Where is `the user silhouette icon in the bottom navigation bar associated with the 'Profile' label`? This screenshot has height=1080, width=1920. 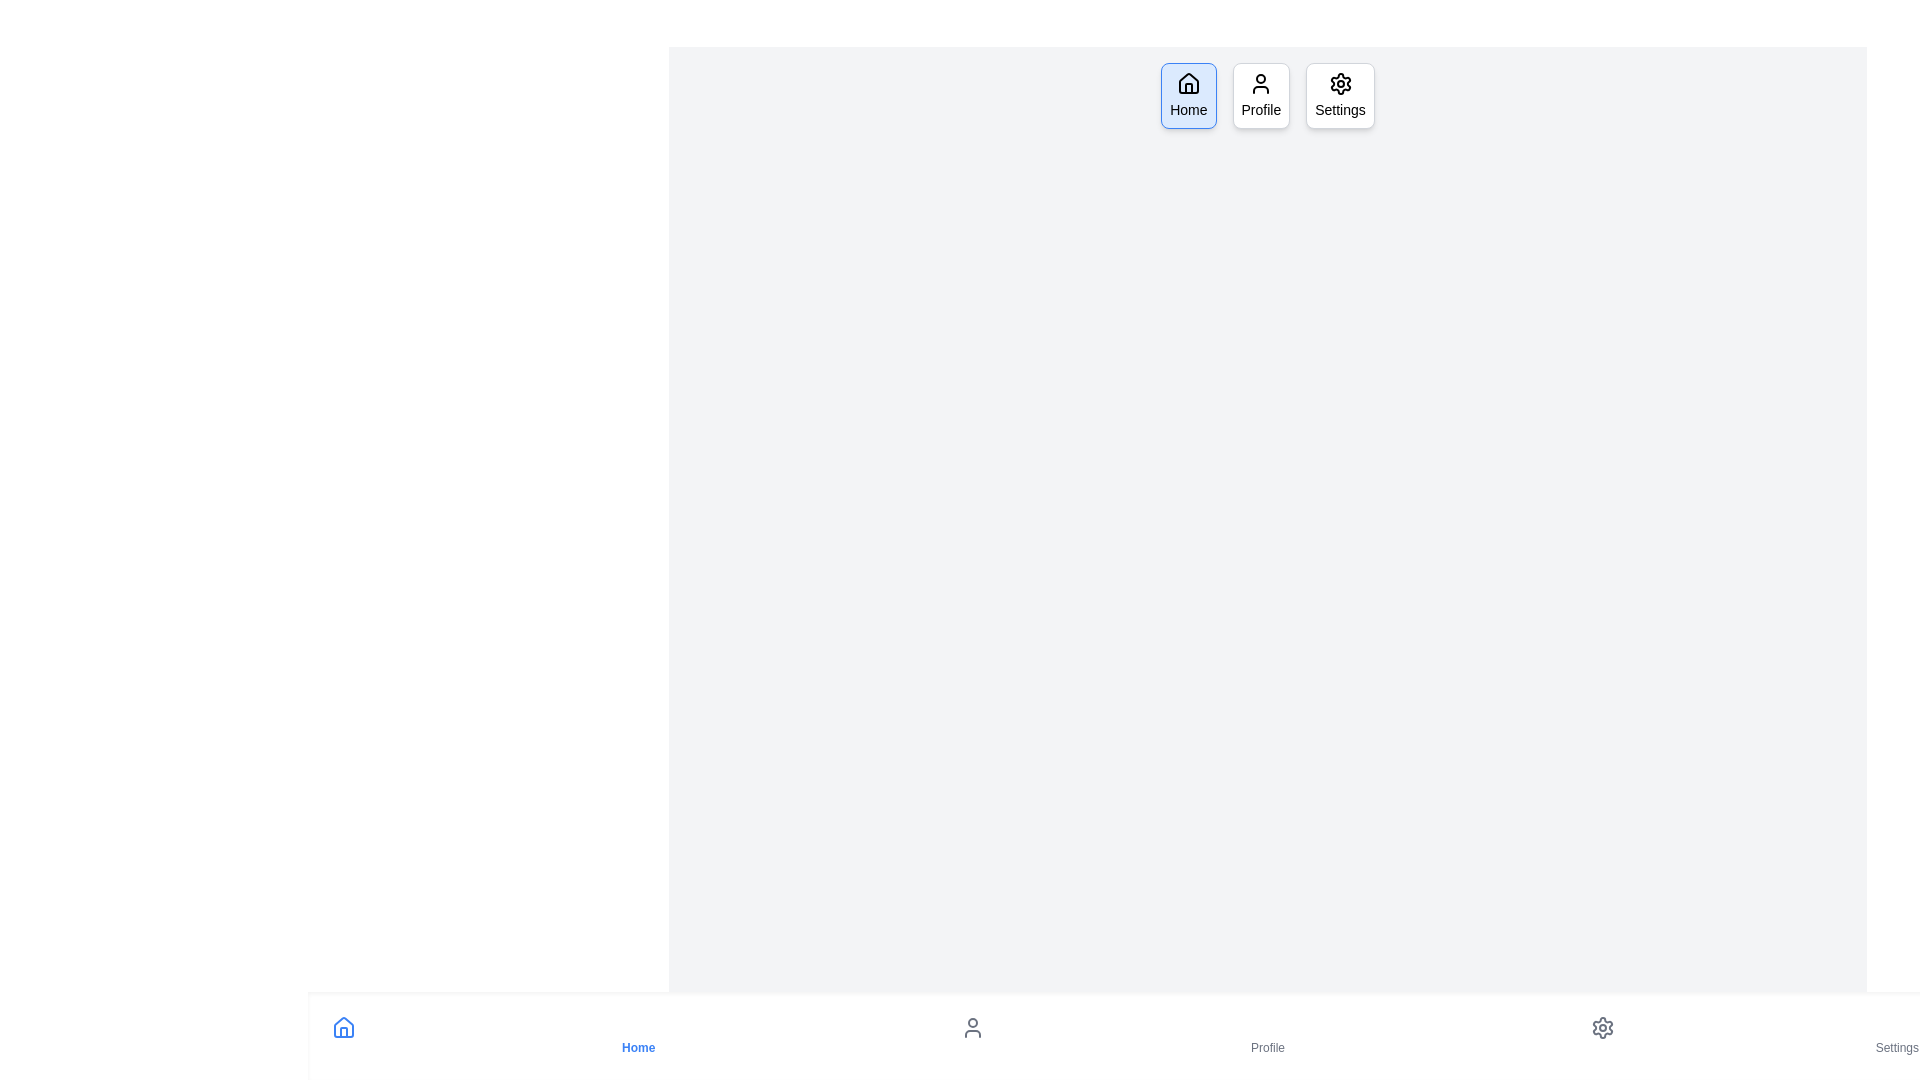
the user silhouette icon in the bottom navigation bar associated with the 'Profile' label is located at coordinates (973, 1028).